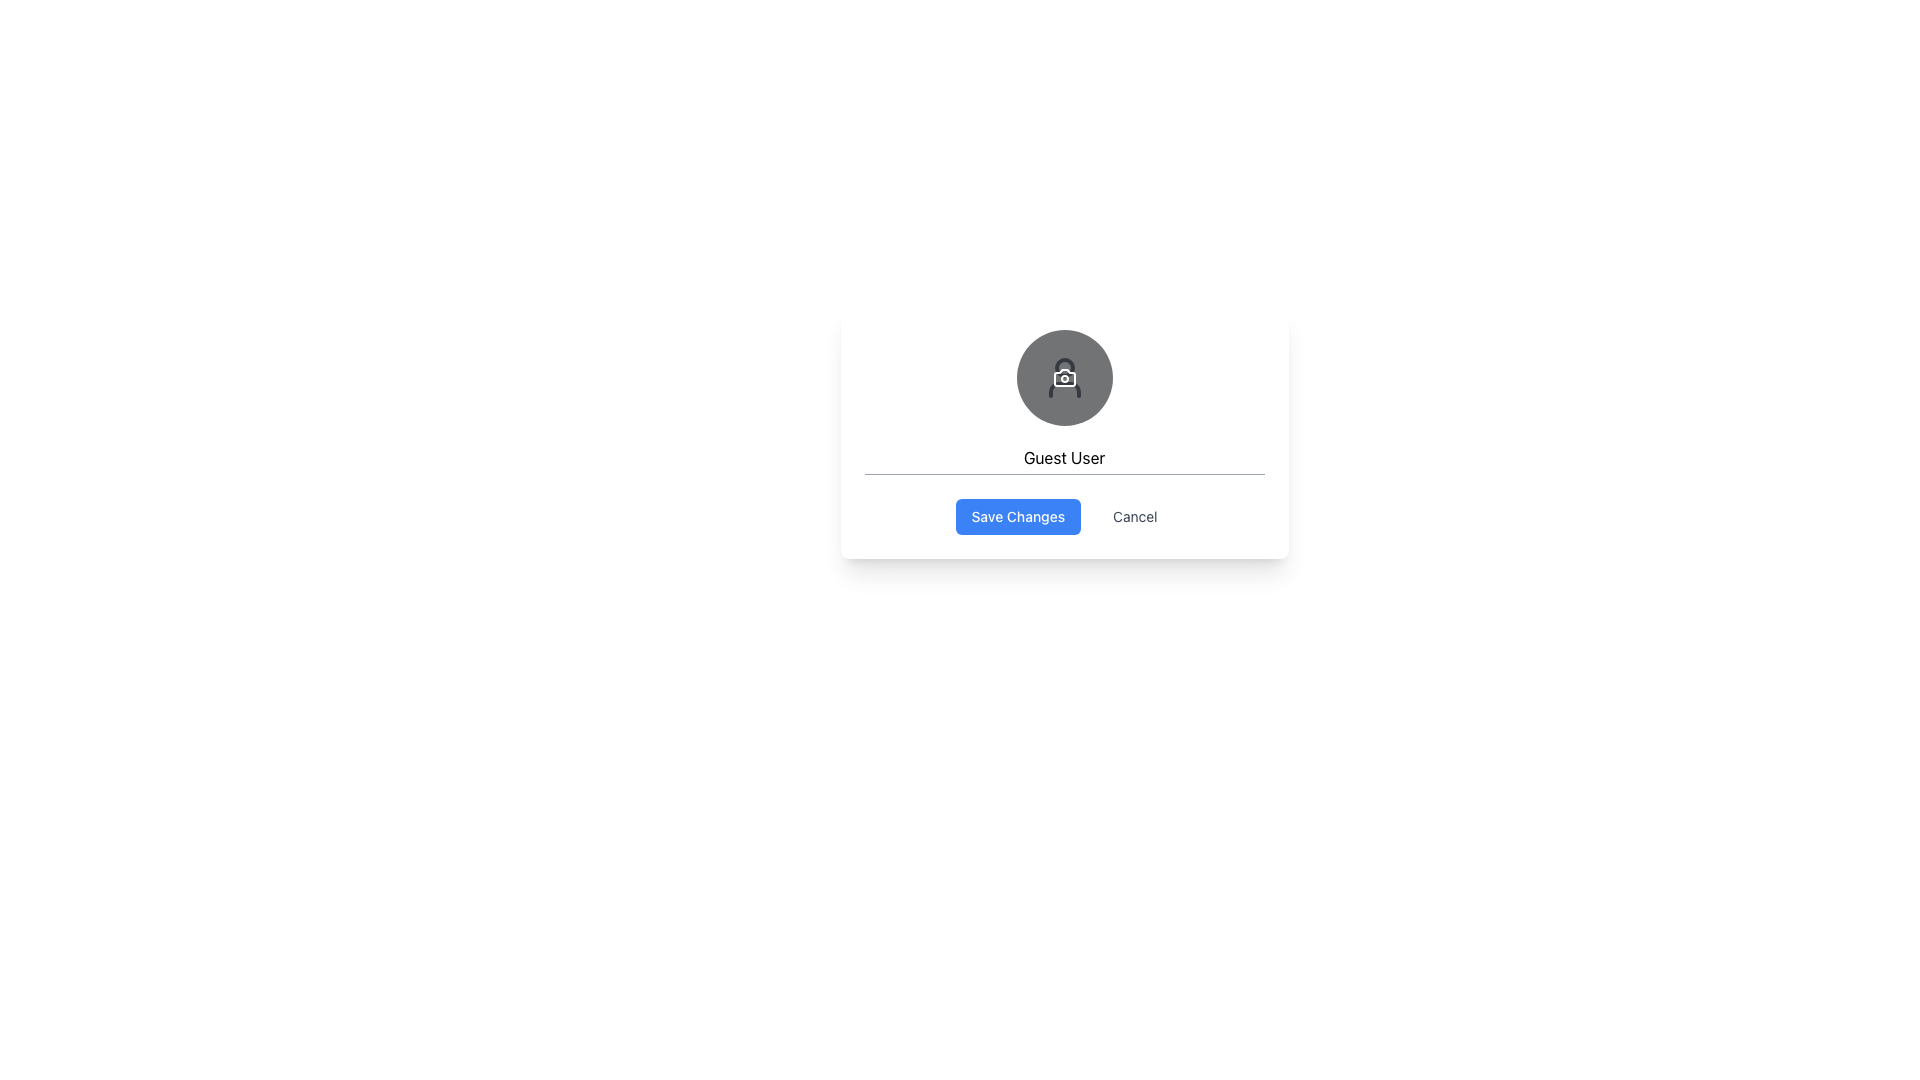 This screenshot has height=1080, width=1920. I want to click on the camera icon located at the center of the circular user avatar placeholder, which is situated above the text 'Guest User', to potentially see a tooltip or additional options, so click(1063, 378).